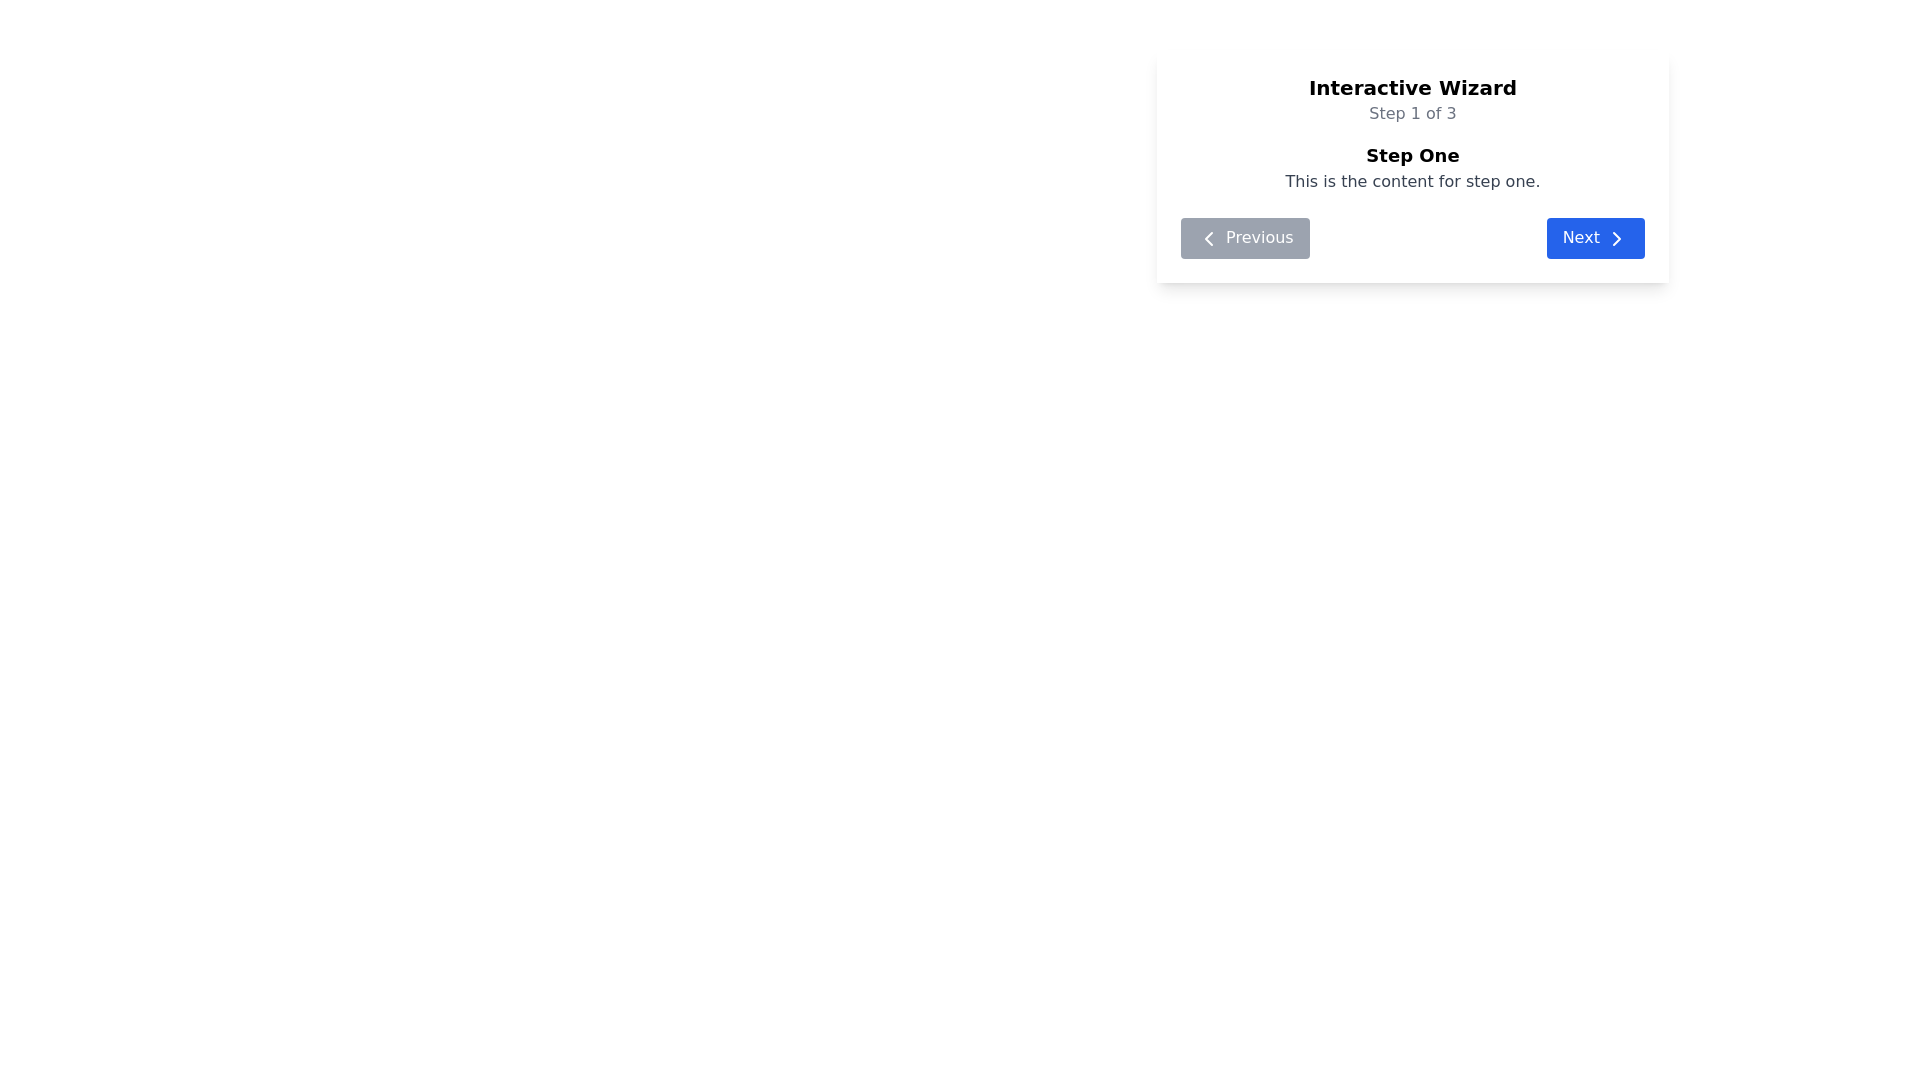 The image size is (1920, 1080). What do you see at coordinates (1411, 114) in the screenshot?
I see `the text indicating the current step (step 1) in the multi-step process, which is centrally aligned beneath the header 'Interactive Wizard'` at bounding box center [1411, 114].